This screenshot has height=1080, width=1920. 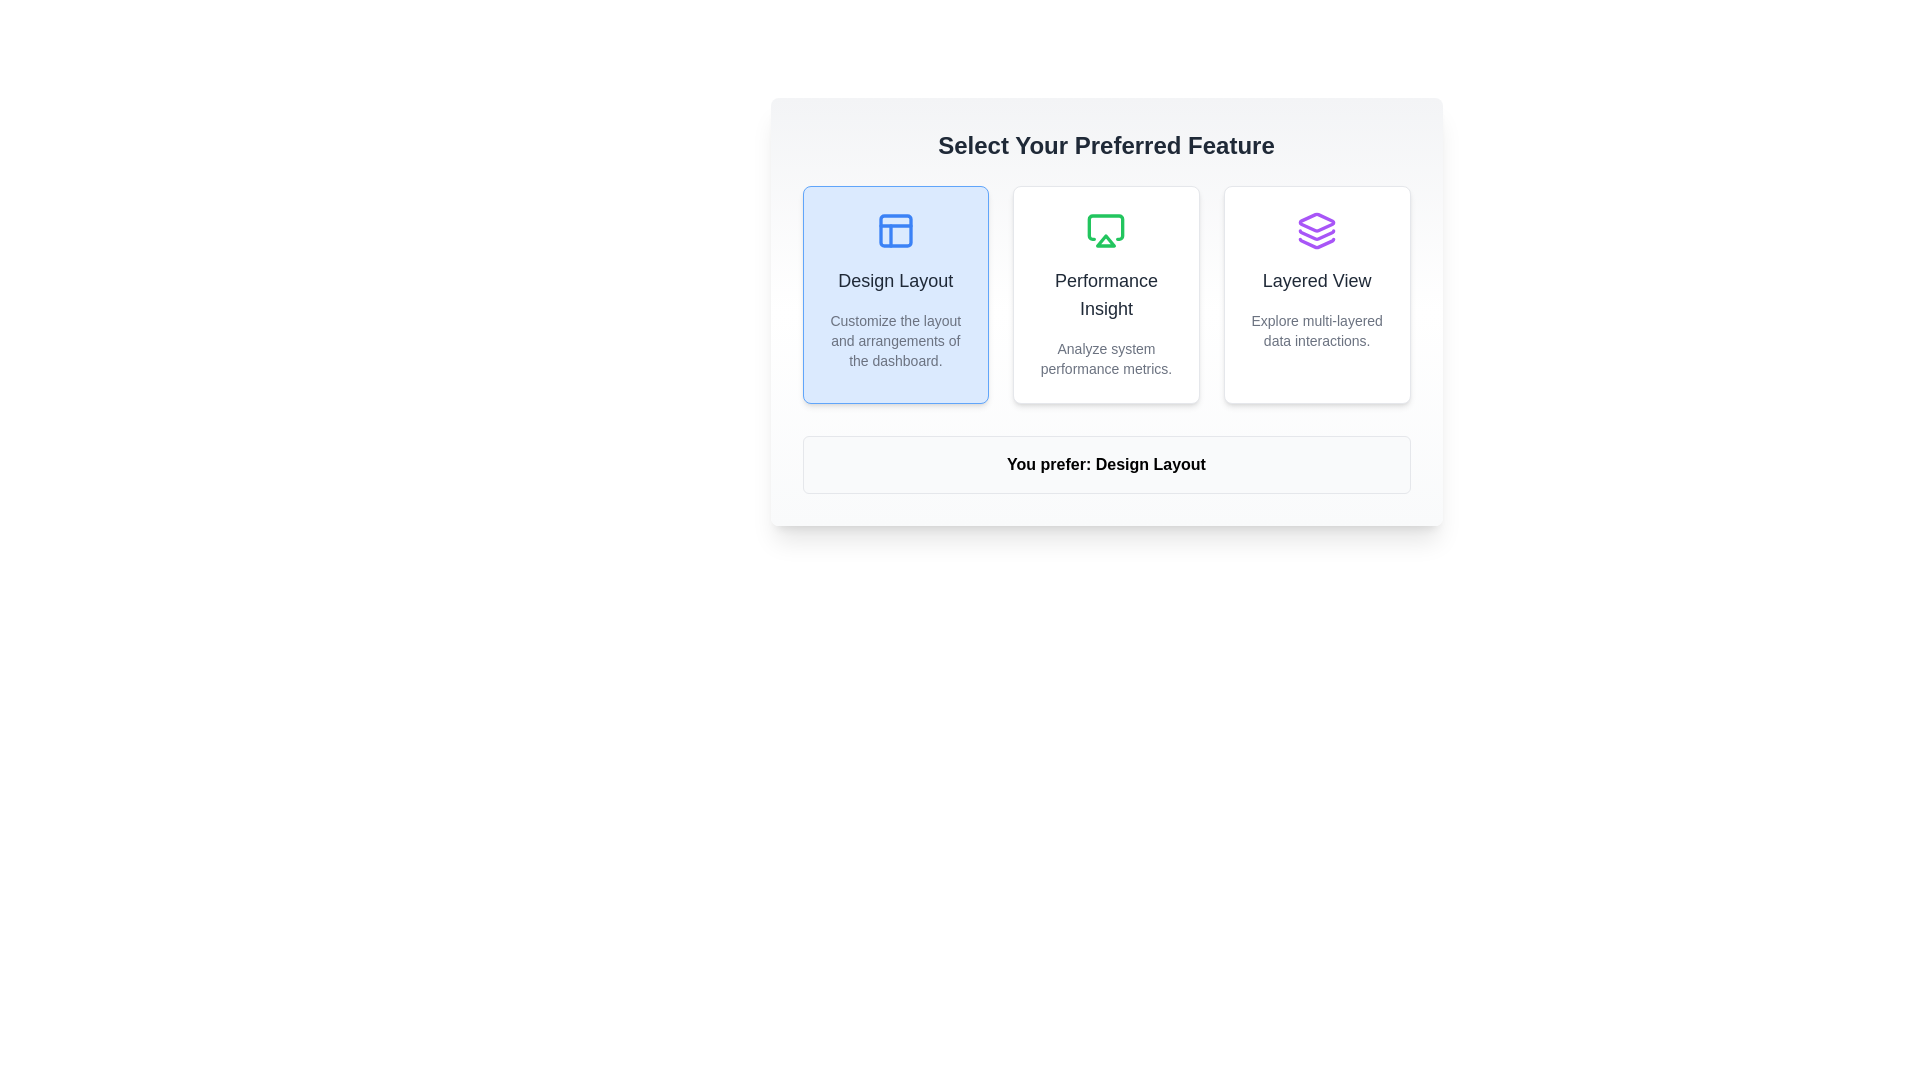 I want to click on the 'Design Layout' icon, which is centrally located within the first option card above the card's title text, so click(x=894, y=230).